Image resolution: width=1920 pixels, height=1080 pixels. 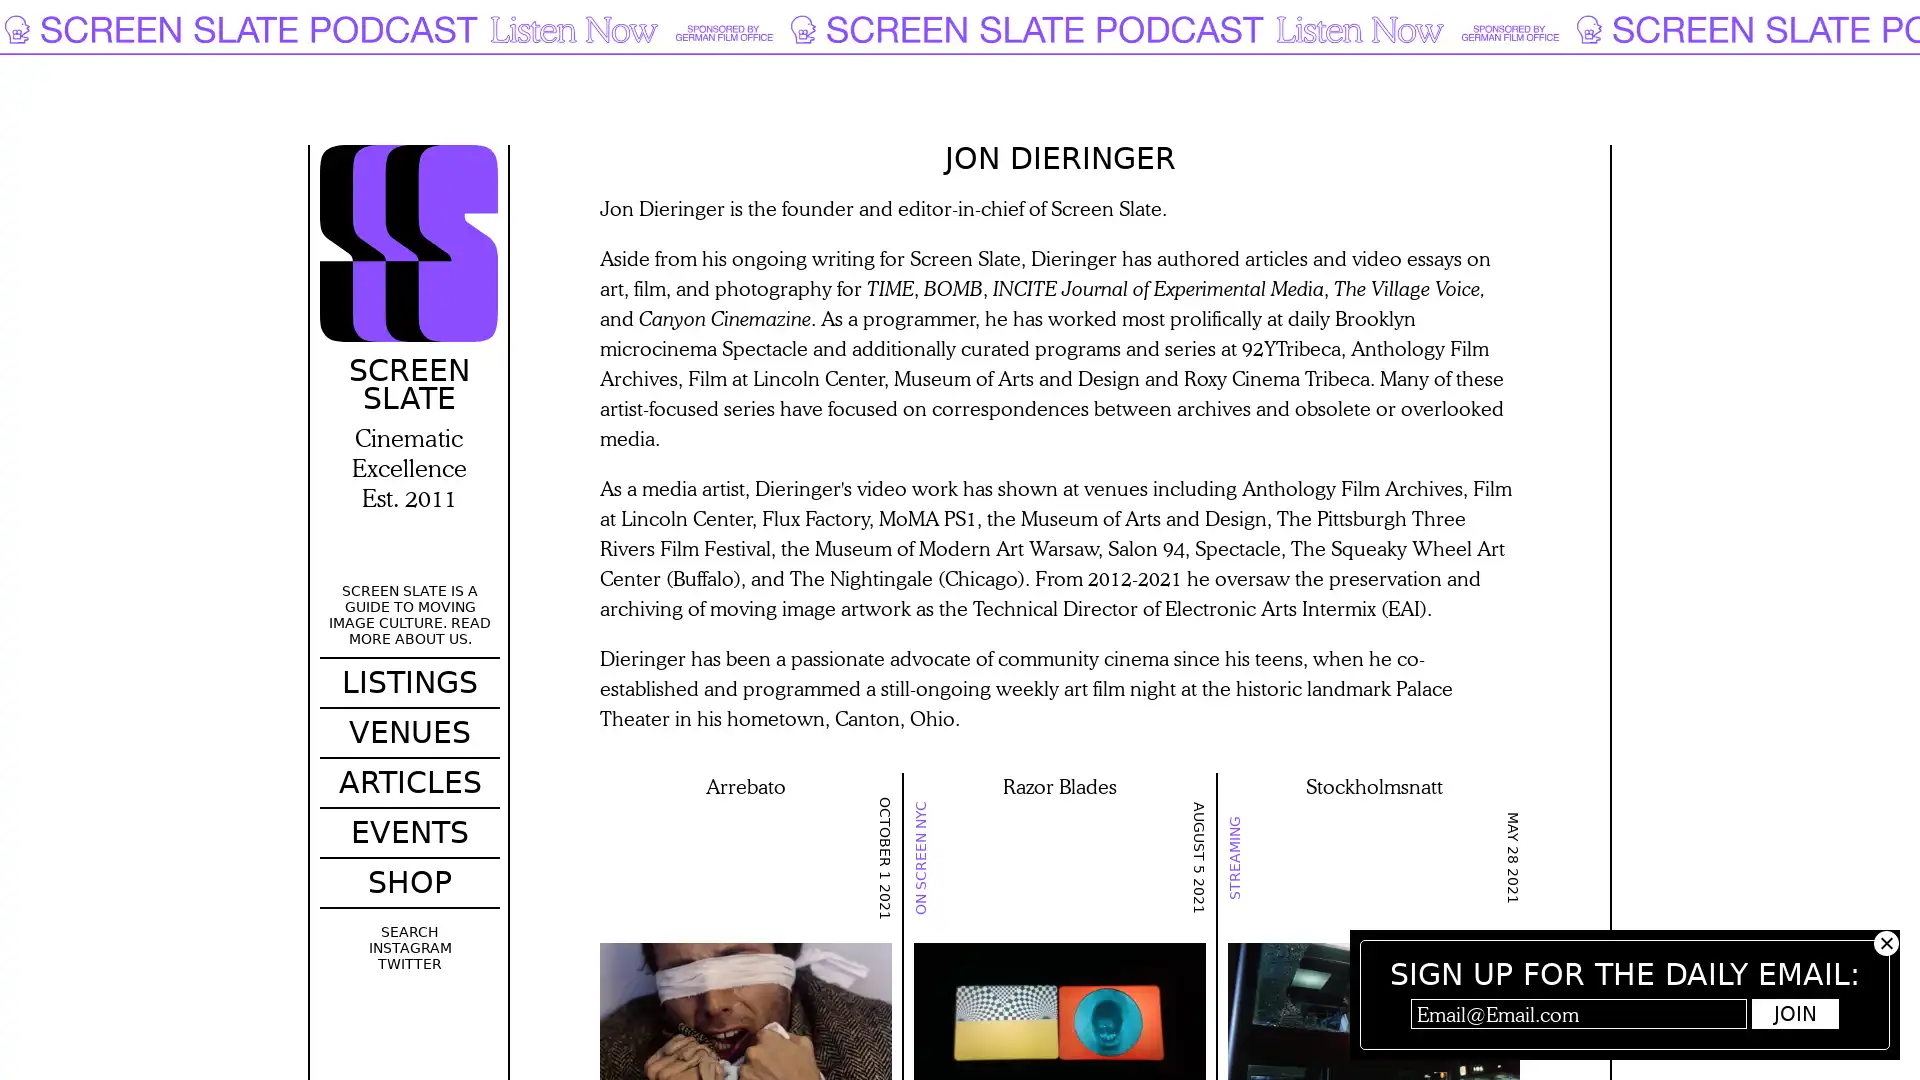 I want to click on Join, so click(x=1795, y=1014).